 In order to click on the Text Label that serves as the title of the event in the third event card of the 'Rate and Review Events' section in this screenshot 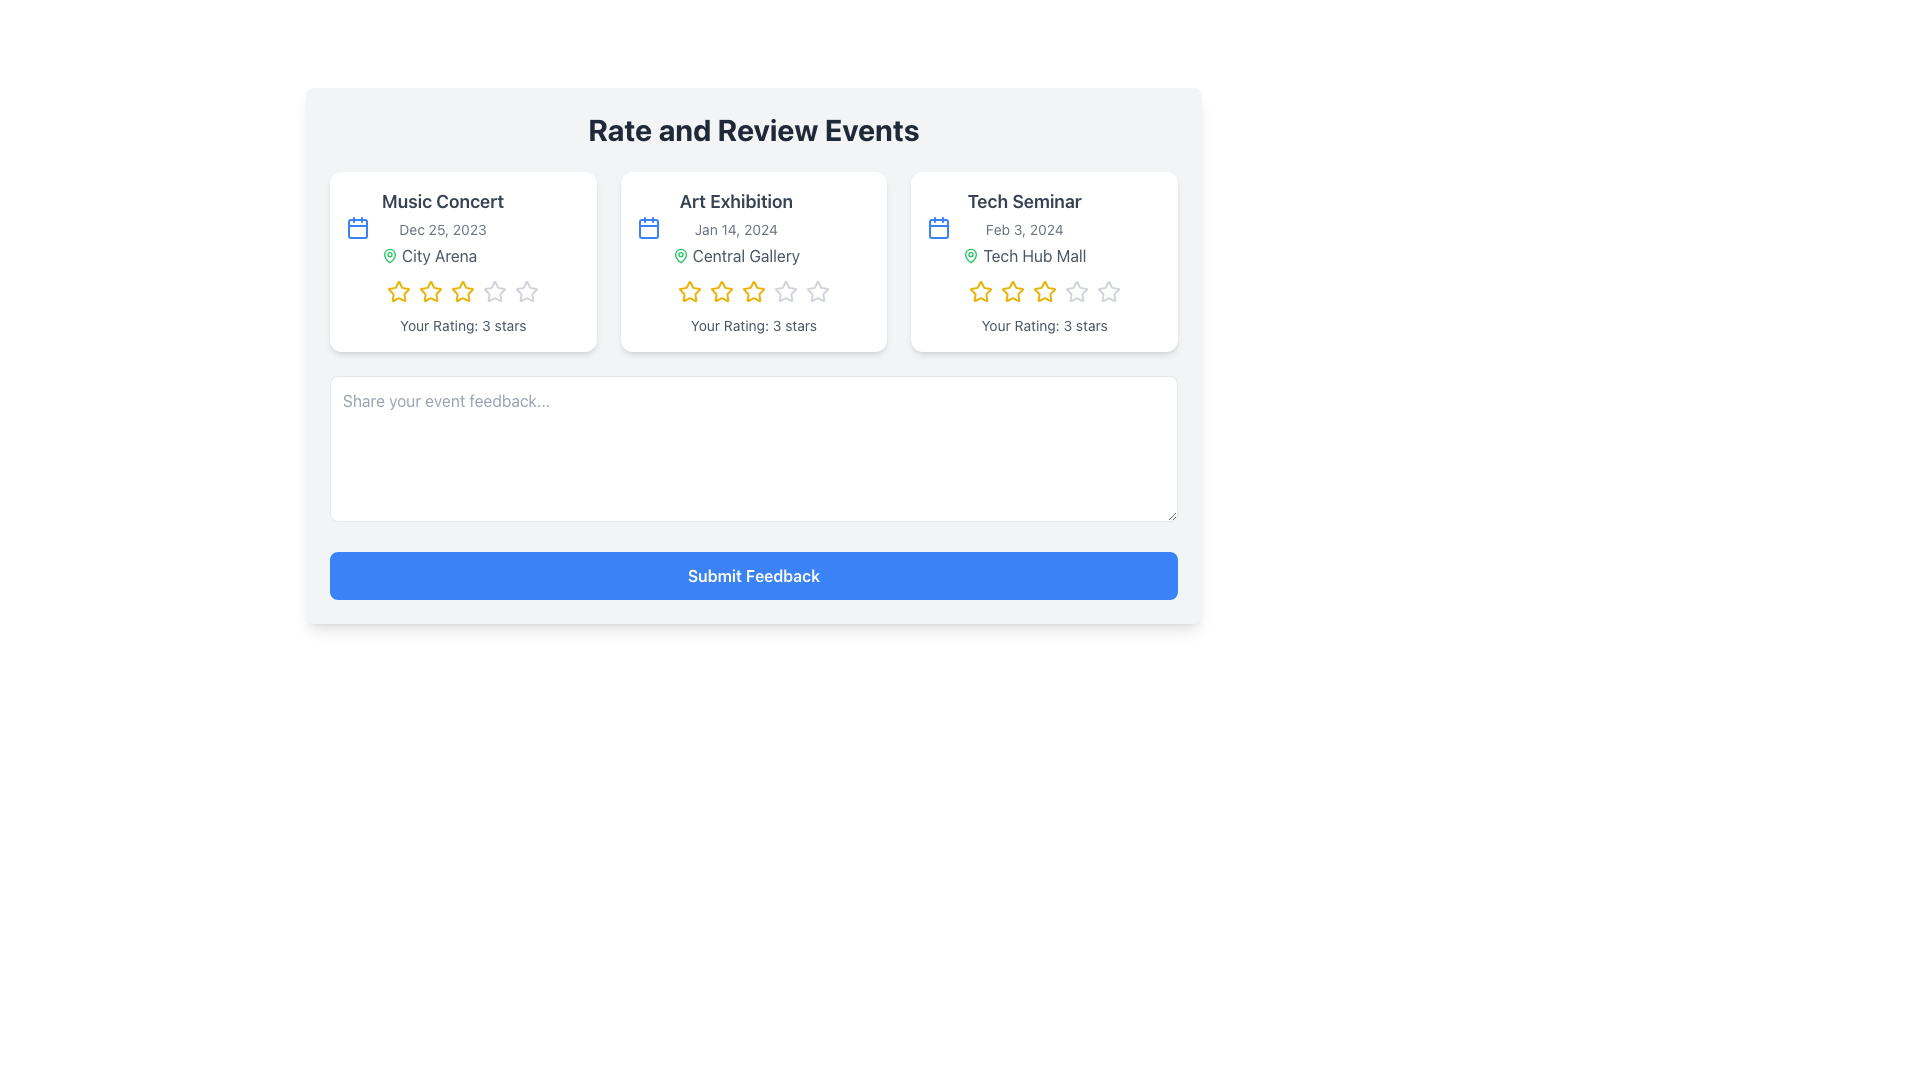, I will do `click(1024, 201)`.